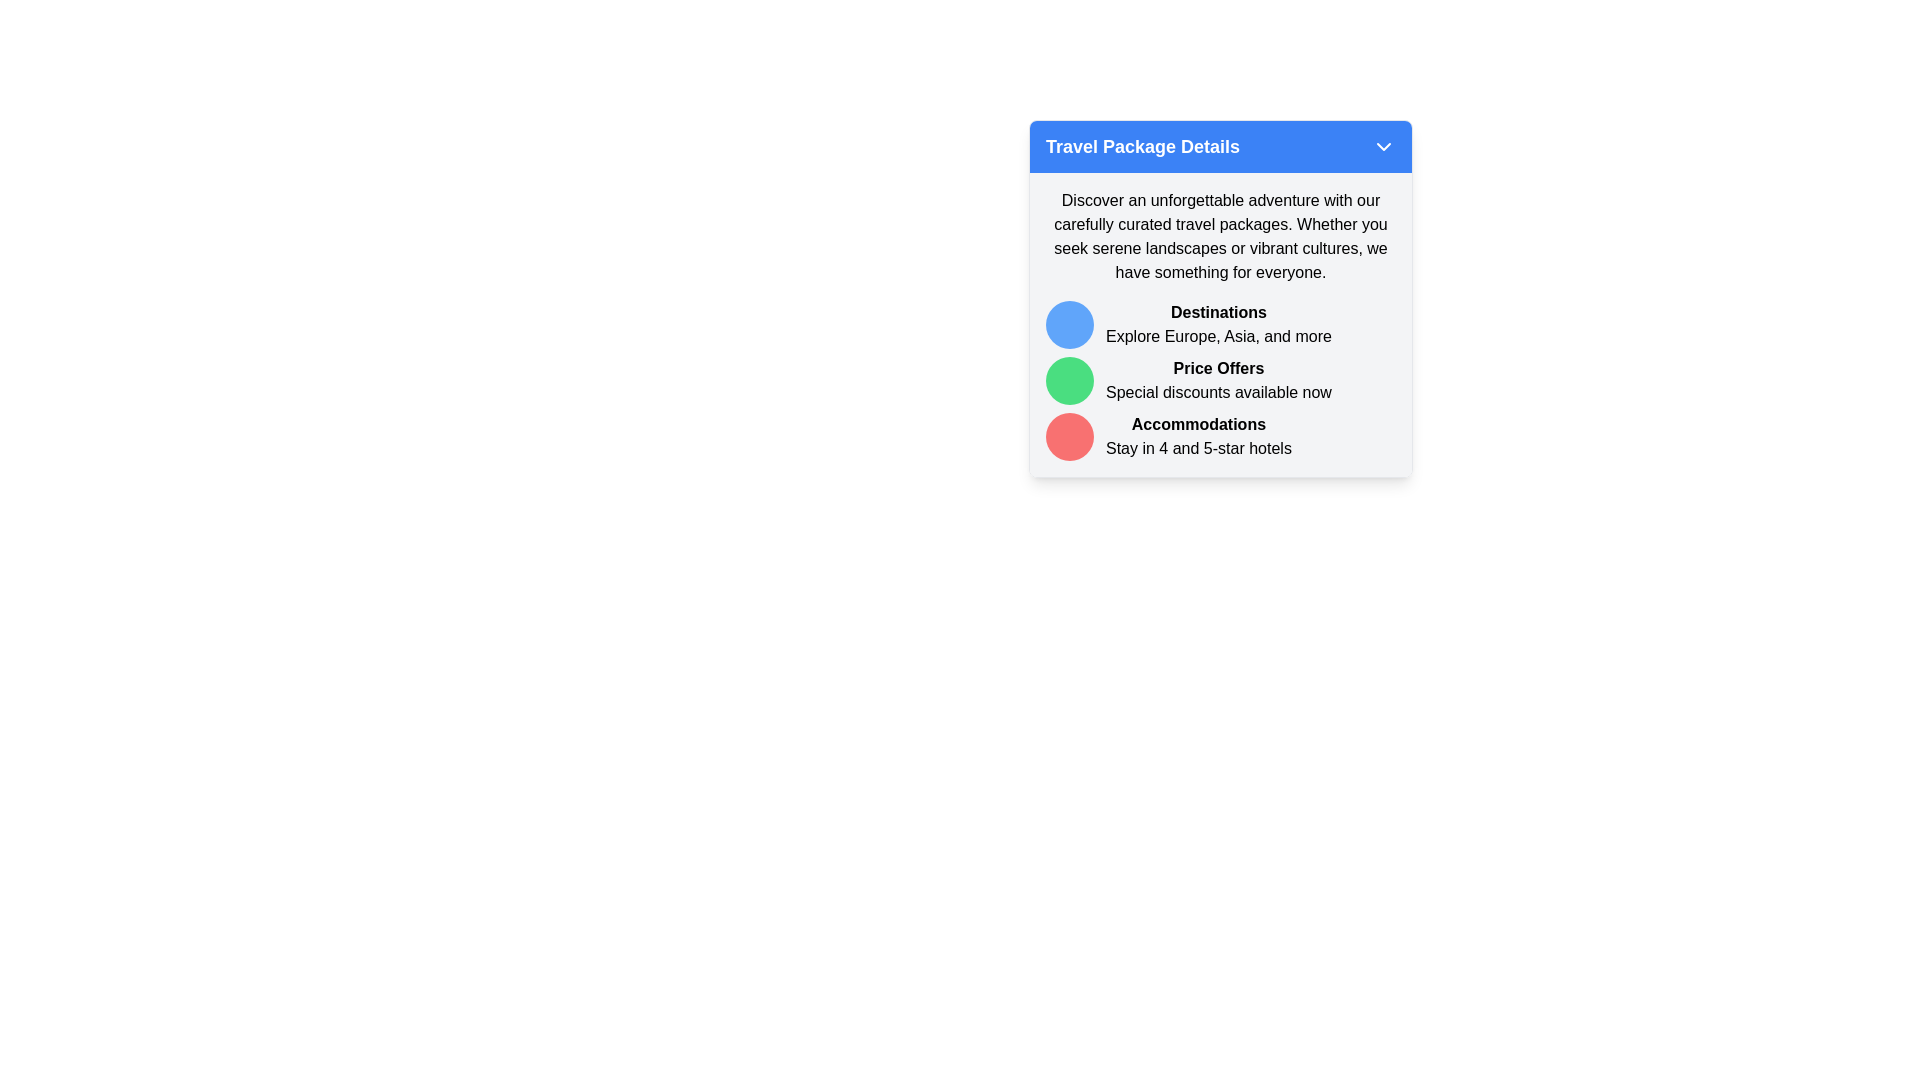 This screenshot has width=1920, height=1080. What do you see at coordinates (1219, 435) in the screenshot?
I see `the third list item promoting 4 and 5 star hotel accommodations in the travel package for navigation purposes` at bounding box center [1219, 435].